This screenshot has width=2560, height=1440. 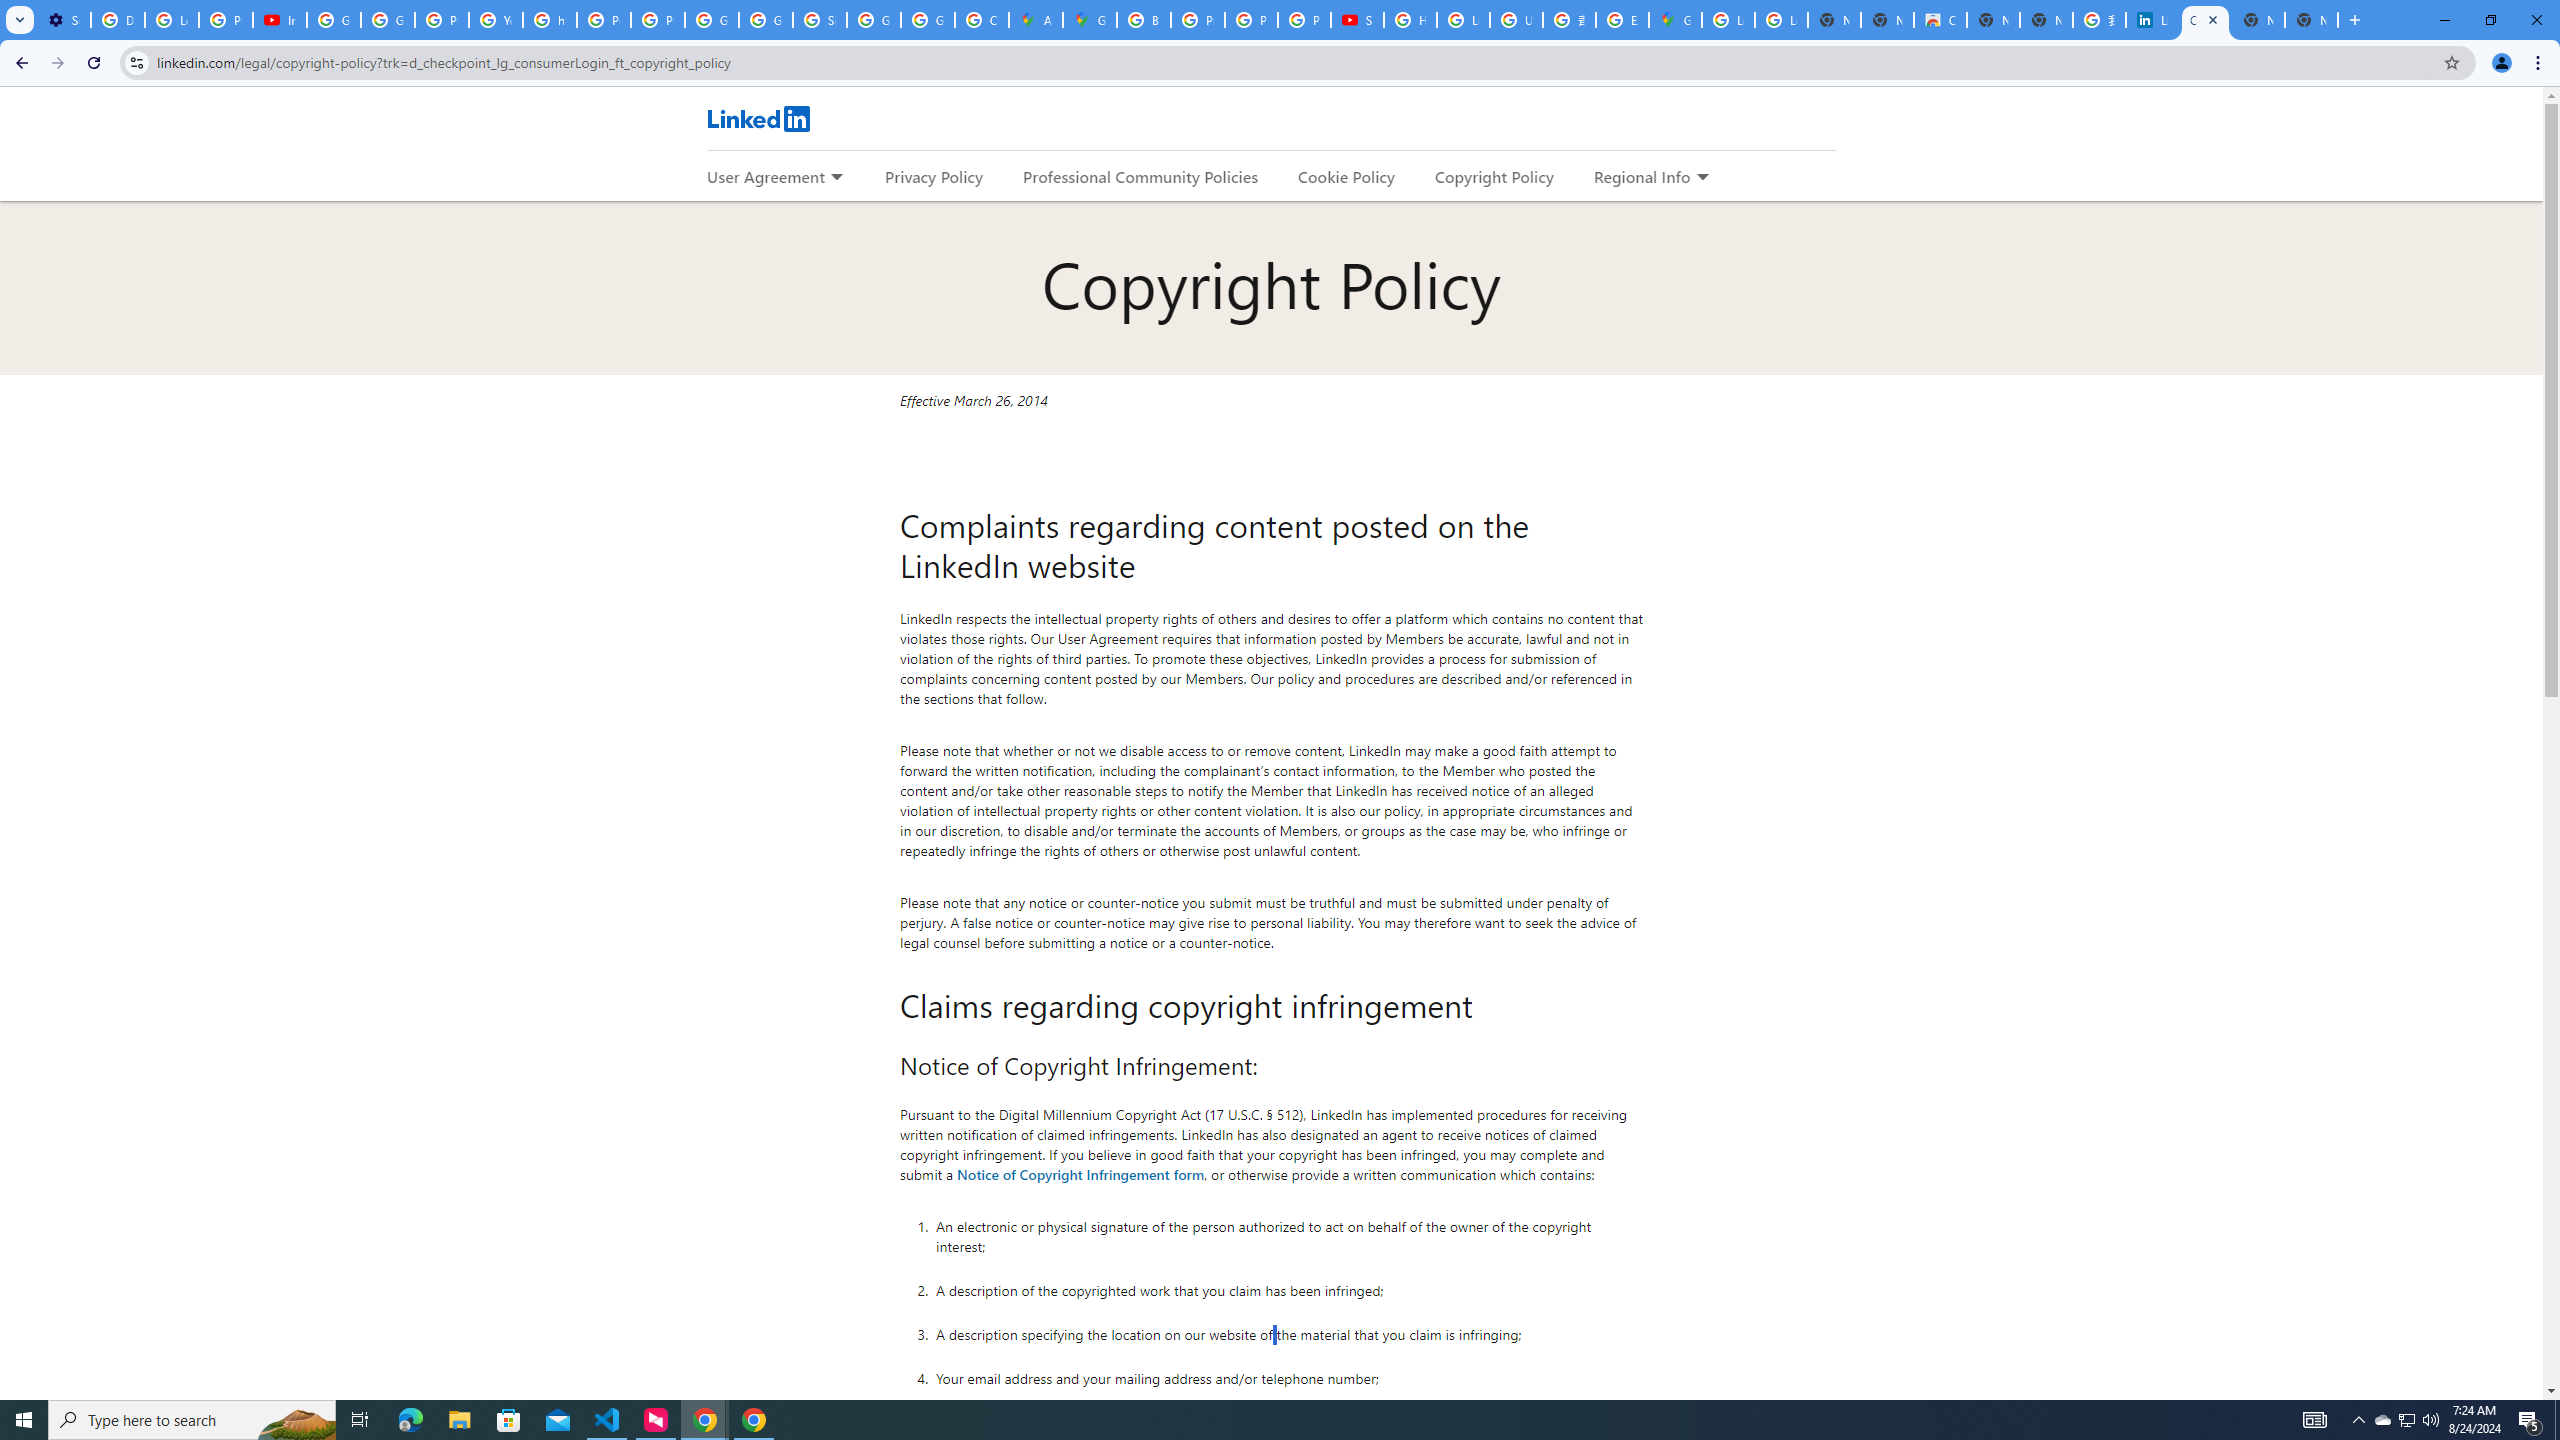 I want to click on 'Expand to show more links for Regional Info', so click(x=1701, y=177).